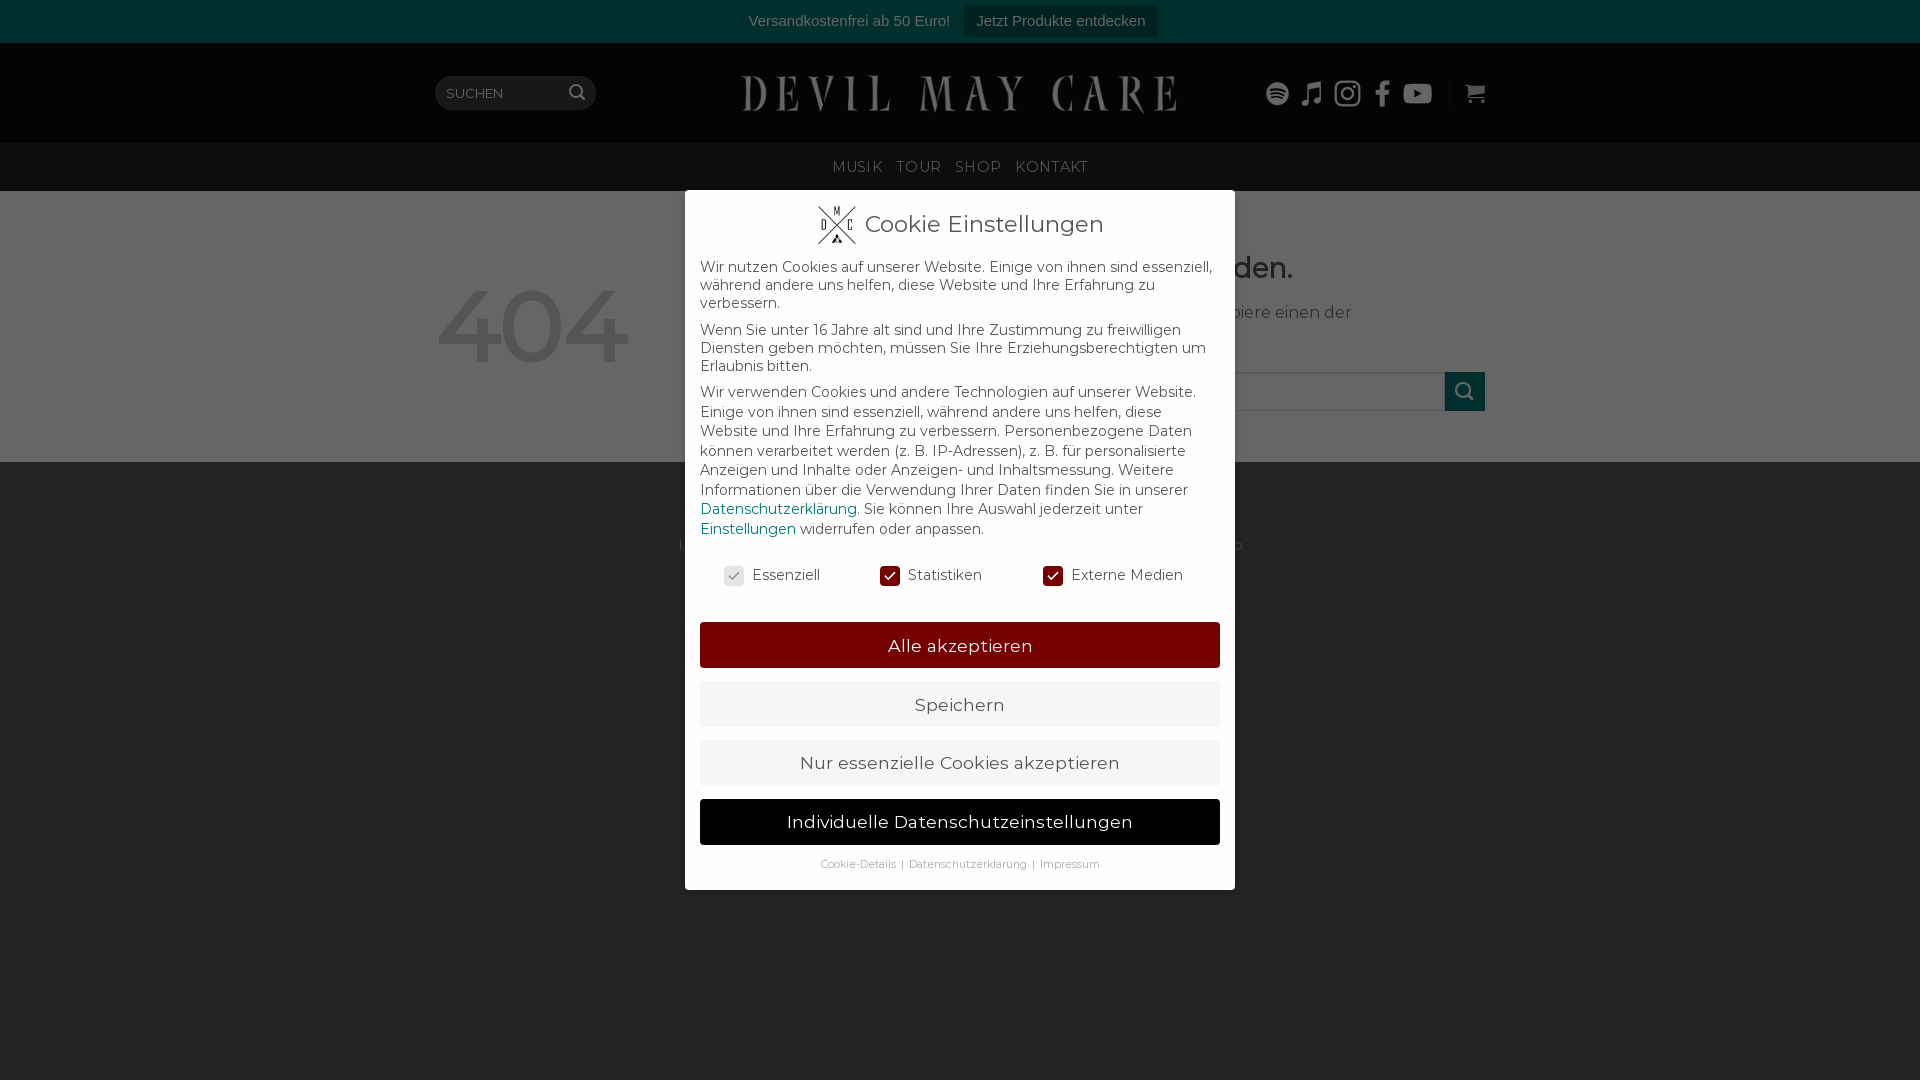 Image resolution: width=1920 pixels, height=1080 pixels. Describe the element at coordinates (857, 165) in the screenshot. I see `'MUSIK'` at that location.